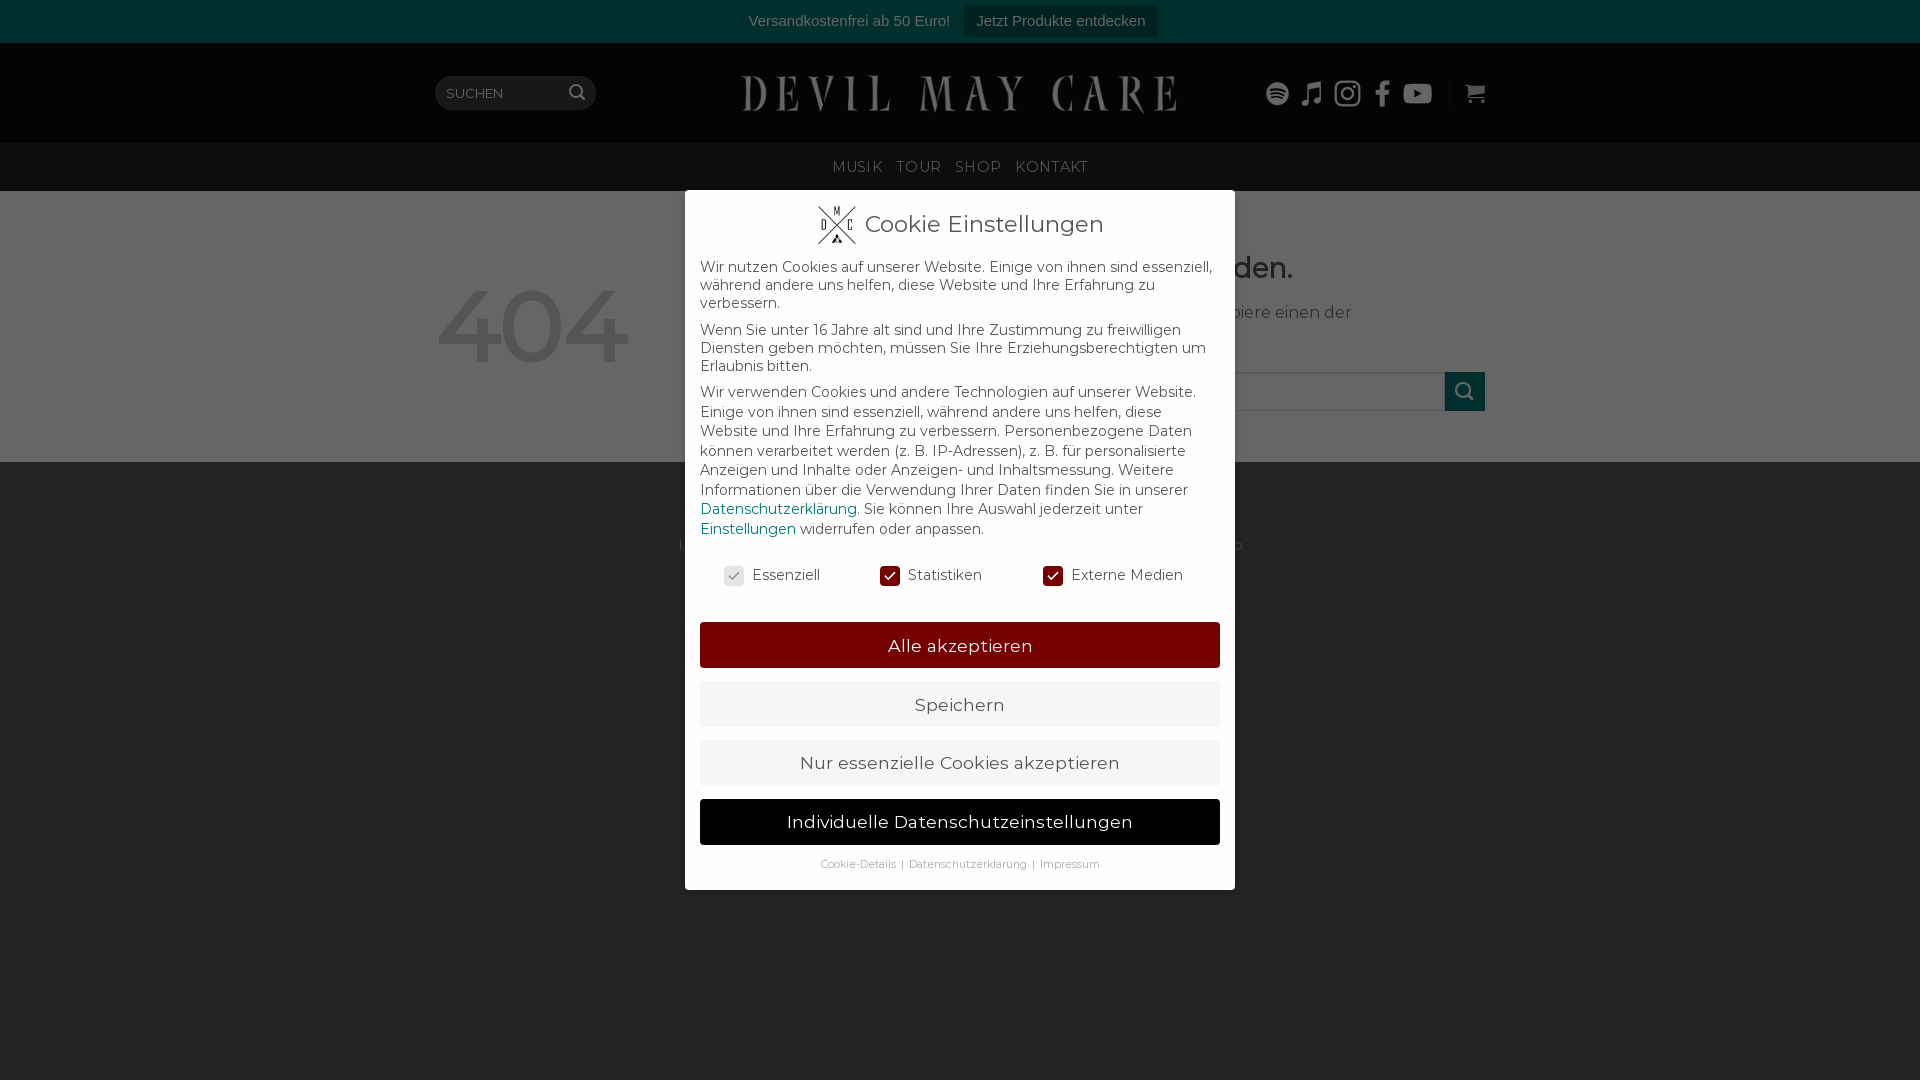 Image resolution: width=1920 pixels, height=1080 pixels. Describe the element at coordinates (857, 165) in the screenshot. I see `'MUSIK'` at that location.